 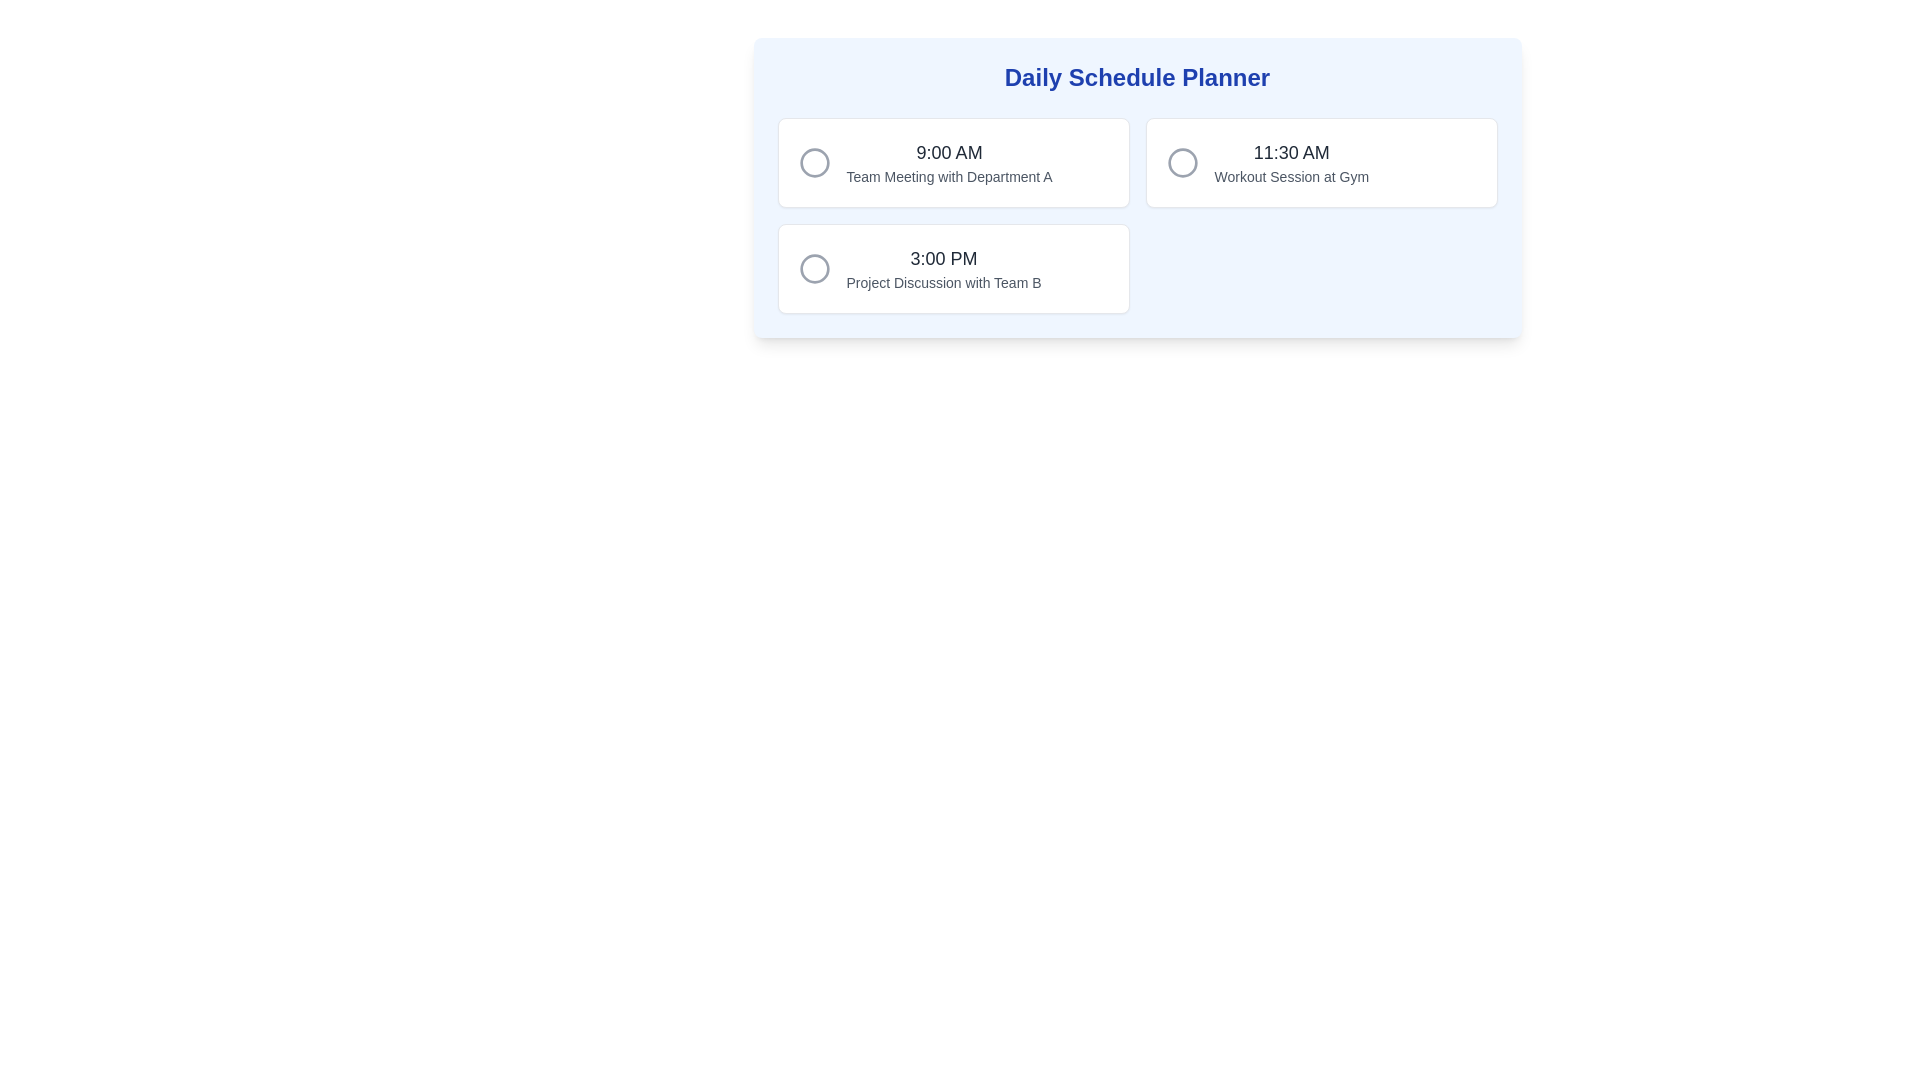 What do you see at coordinates (1291, 176) in the screenshot?
I see `the text label located beneath '11:30 AM' in the top right schedule card of the planner interface to read its content` at bounding box center [1291, 176].